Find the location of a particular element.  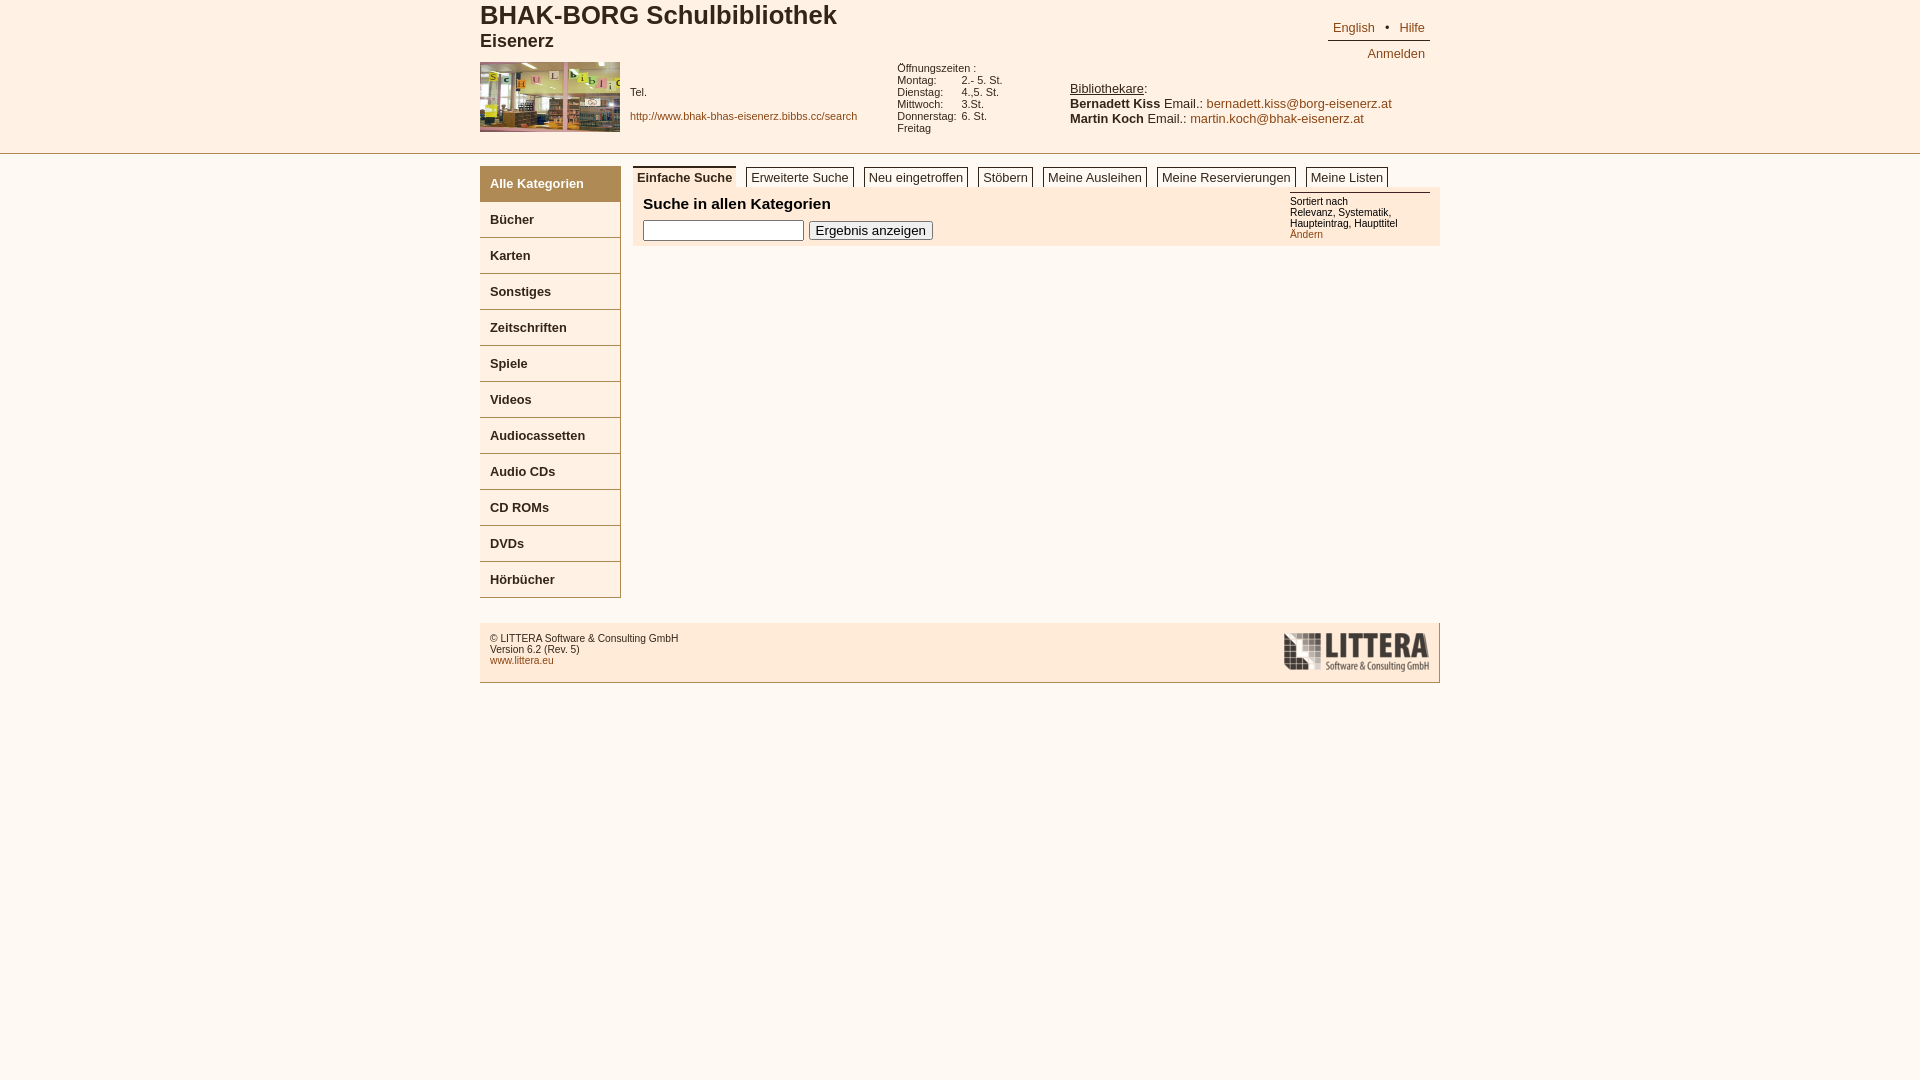

'Ergebnis anzeigen' is located at coordinates (870, 229).